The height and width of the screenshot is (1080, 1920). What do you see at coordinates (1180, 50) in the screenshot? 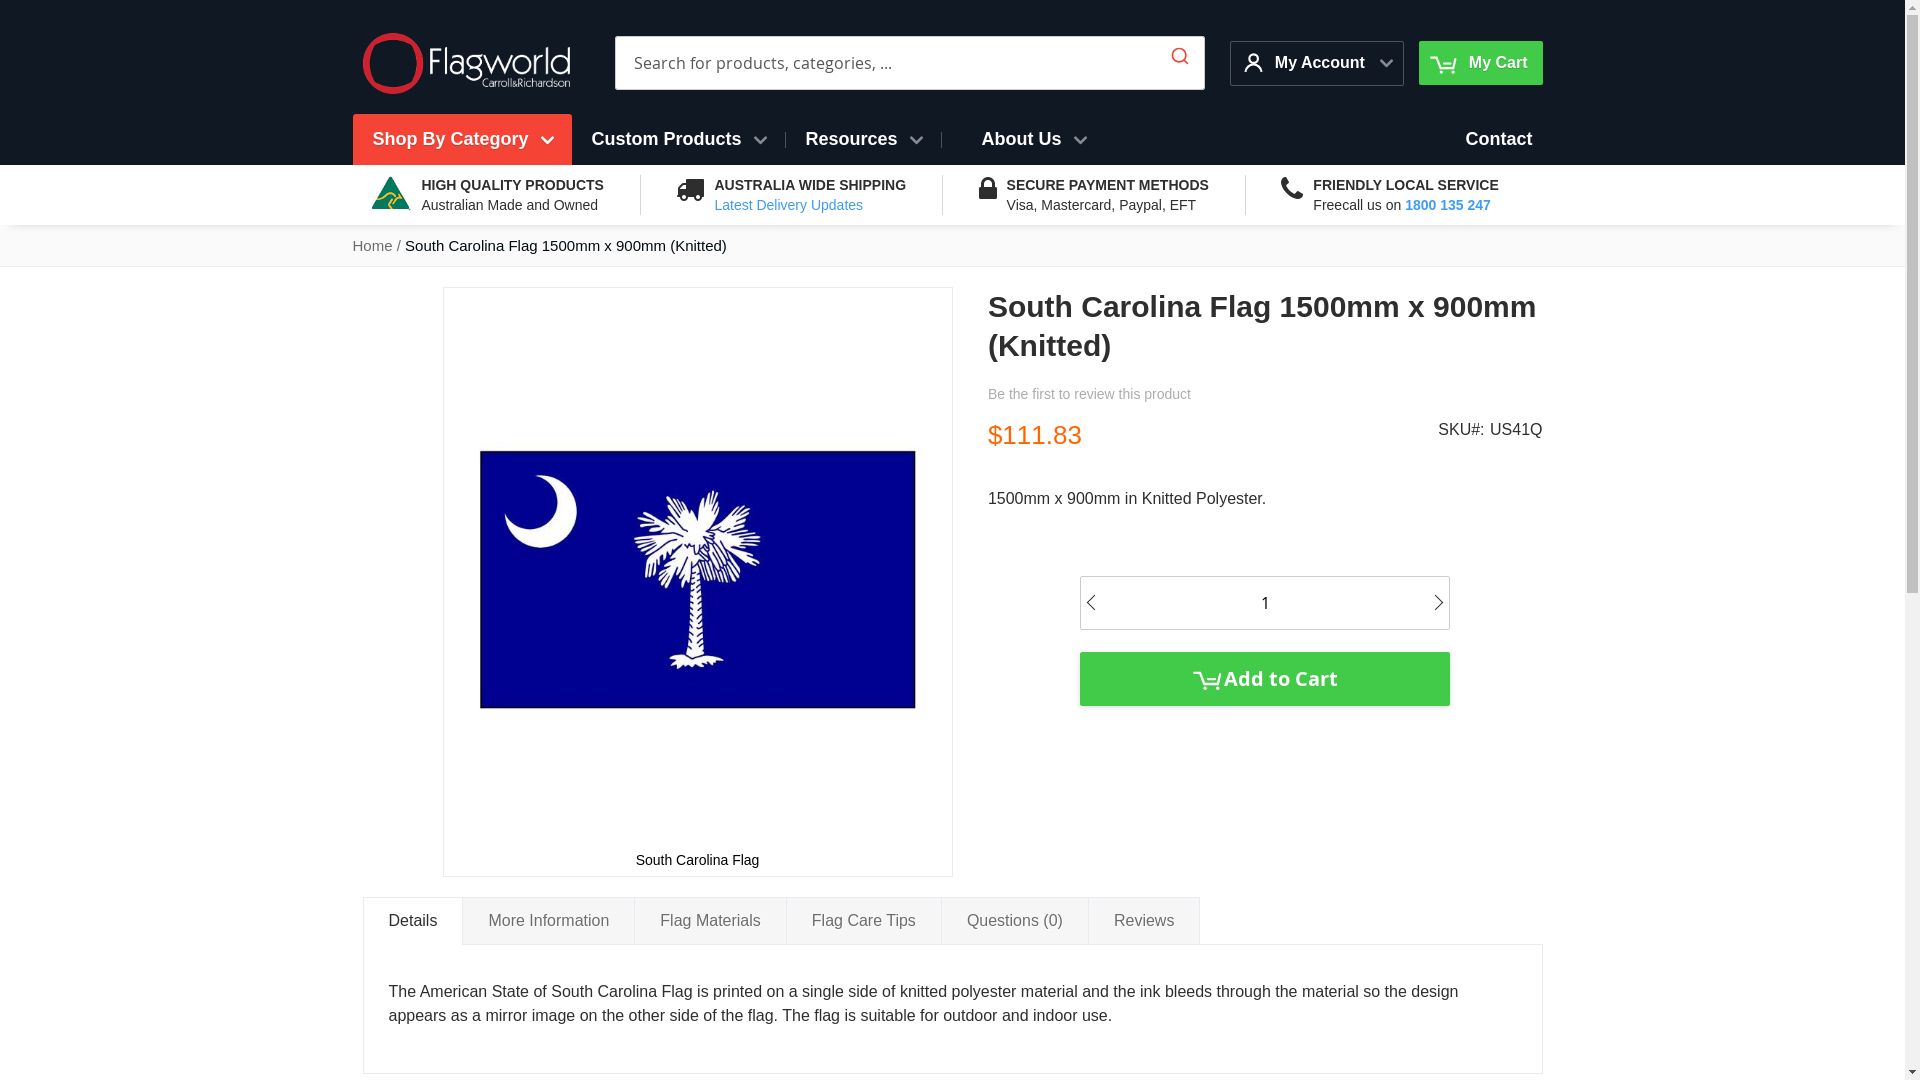
I see `'Submit'` at bounding box center [1180, 50].